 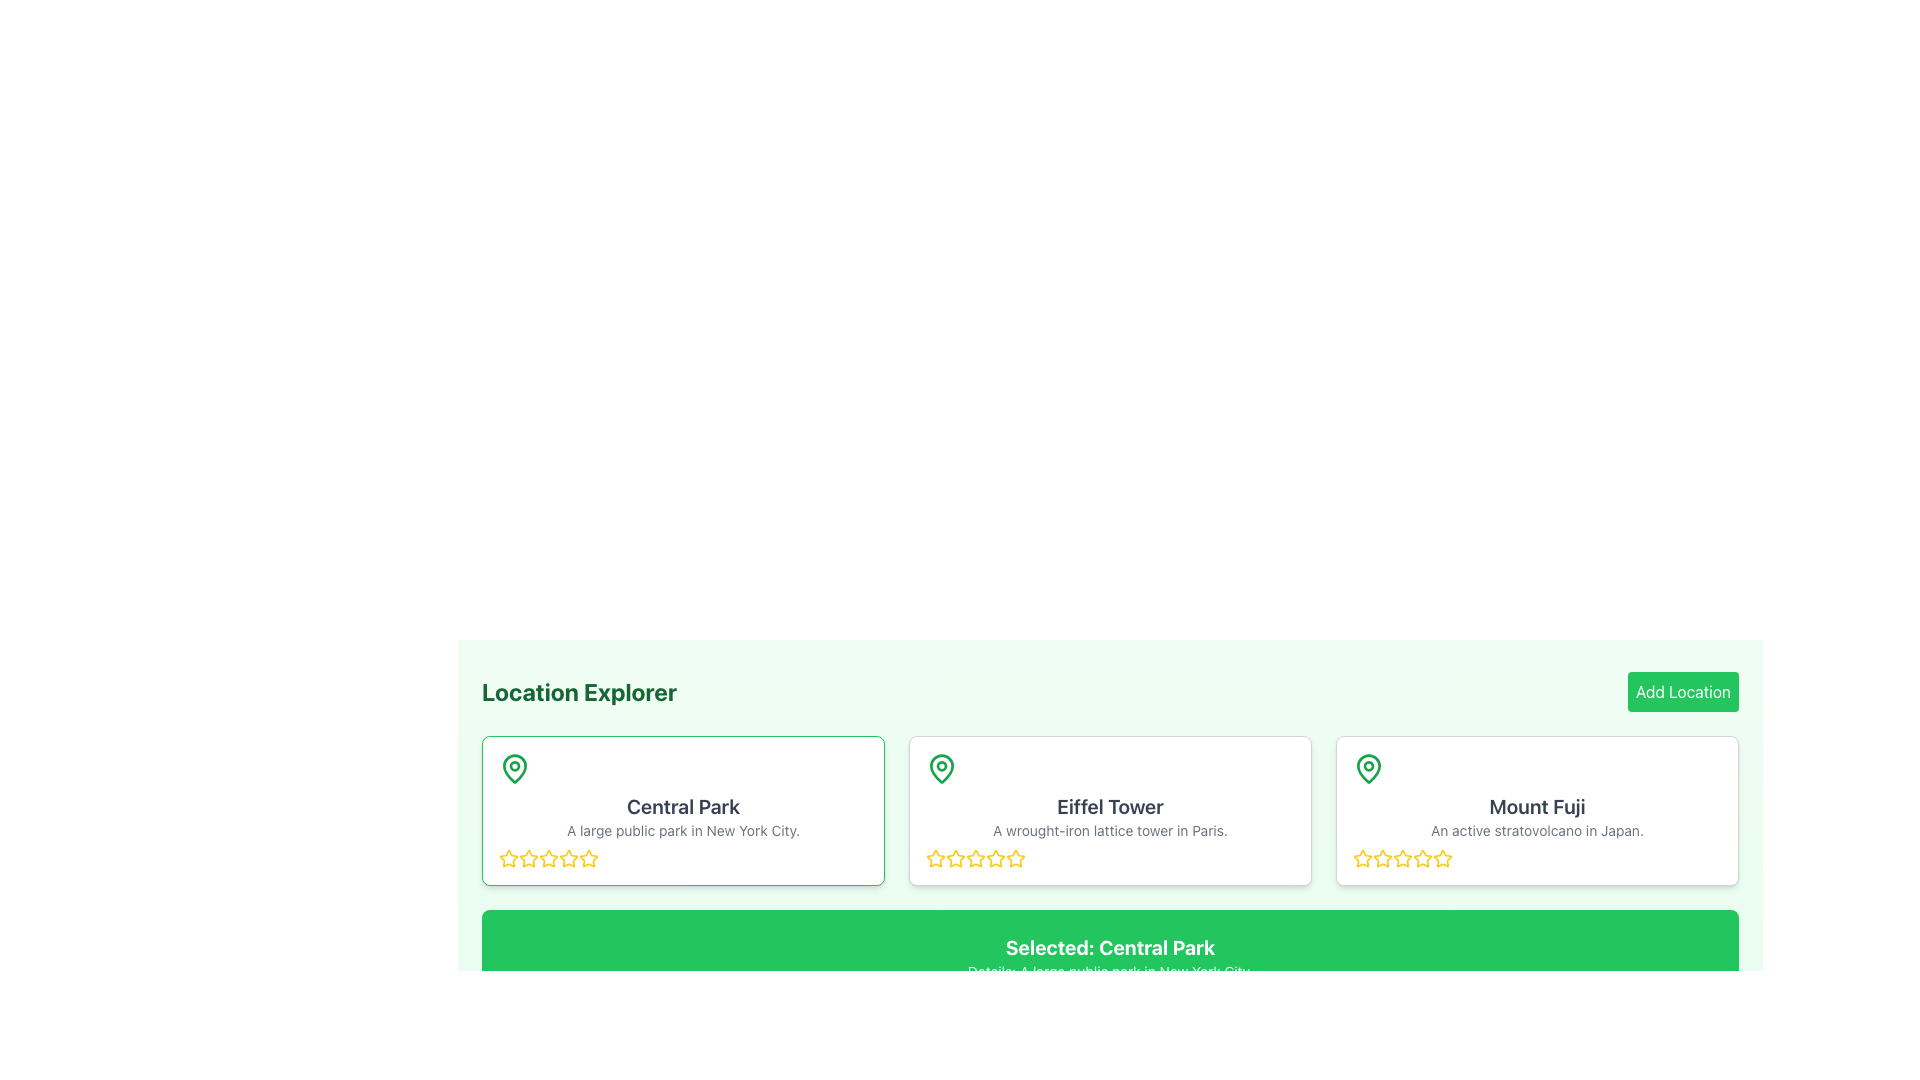 What do you see at coordinates (548, 858) in the screenshot?
I see `the fourth star in the rating system below the 'Central Park' title` at bounding box center [548, 858].